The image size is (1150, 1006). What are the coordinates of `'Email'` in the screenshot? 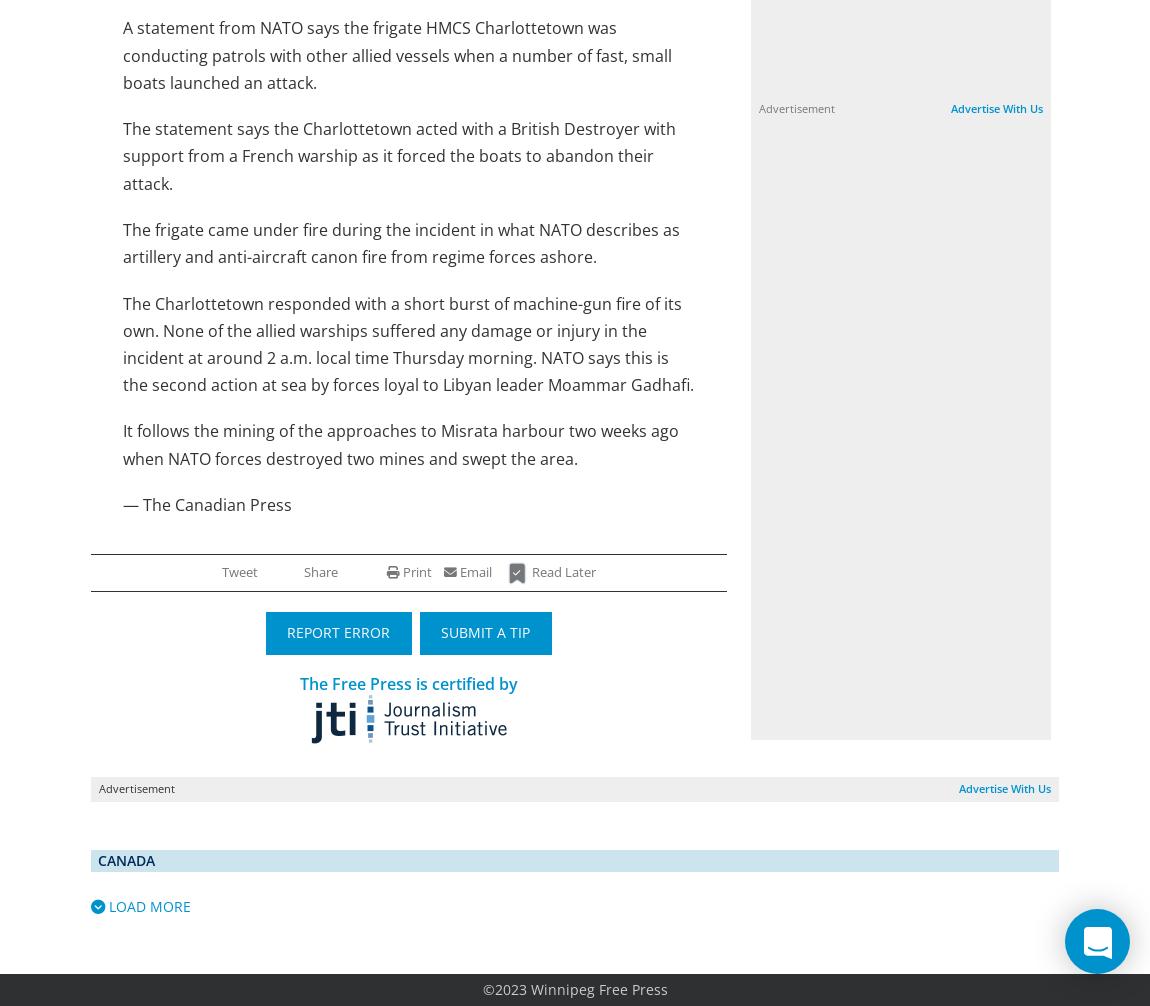 It's located at (474, 572).